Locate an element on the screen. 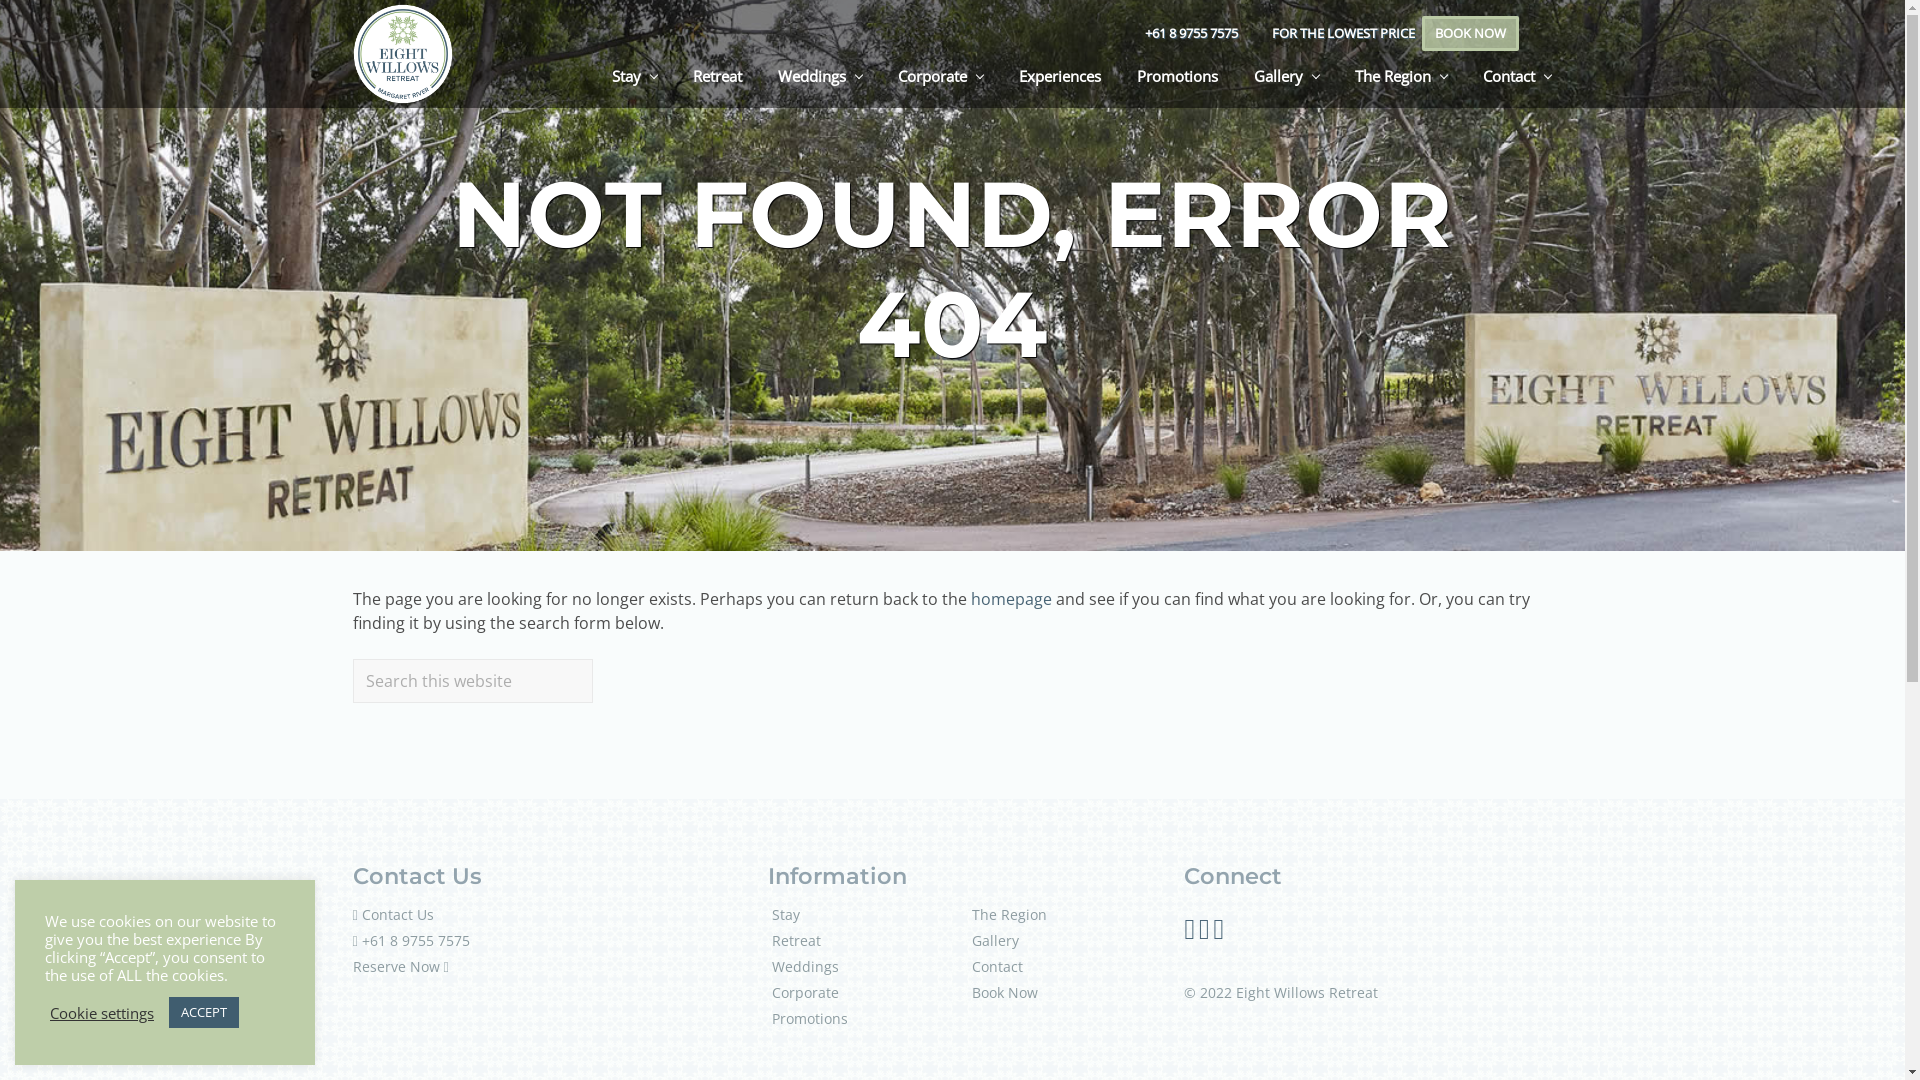 The width and height of the screenshot is (1920, 1080). 'Cookie settings' is located at coordinates (100, 1013).